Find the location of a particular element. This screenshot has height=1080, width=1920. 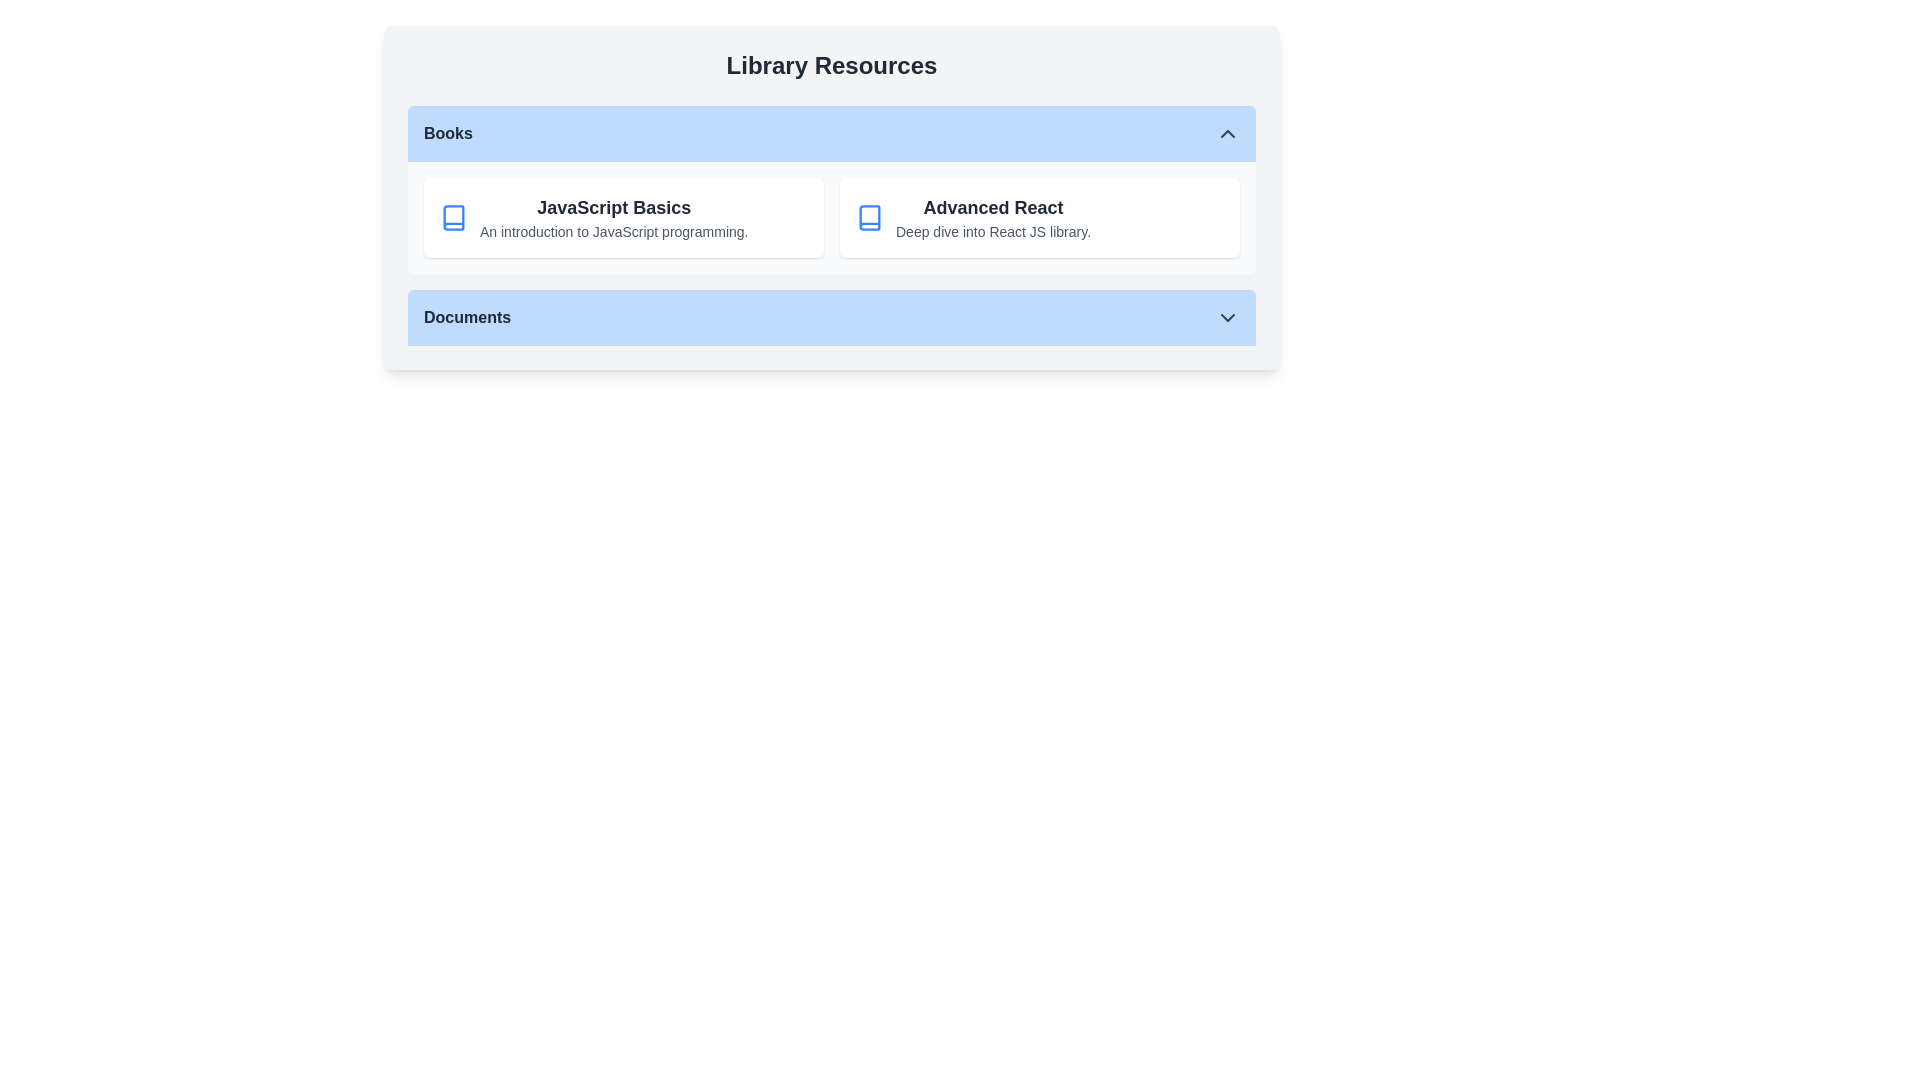

Informational card titled 'JavaScript Basics' with a blue book icon on the left and a white background, located in the top-left section of the grid under the 'Books' section is located at coordinates (623, 218).